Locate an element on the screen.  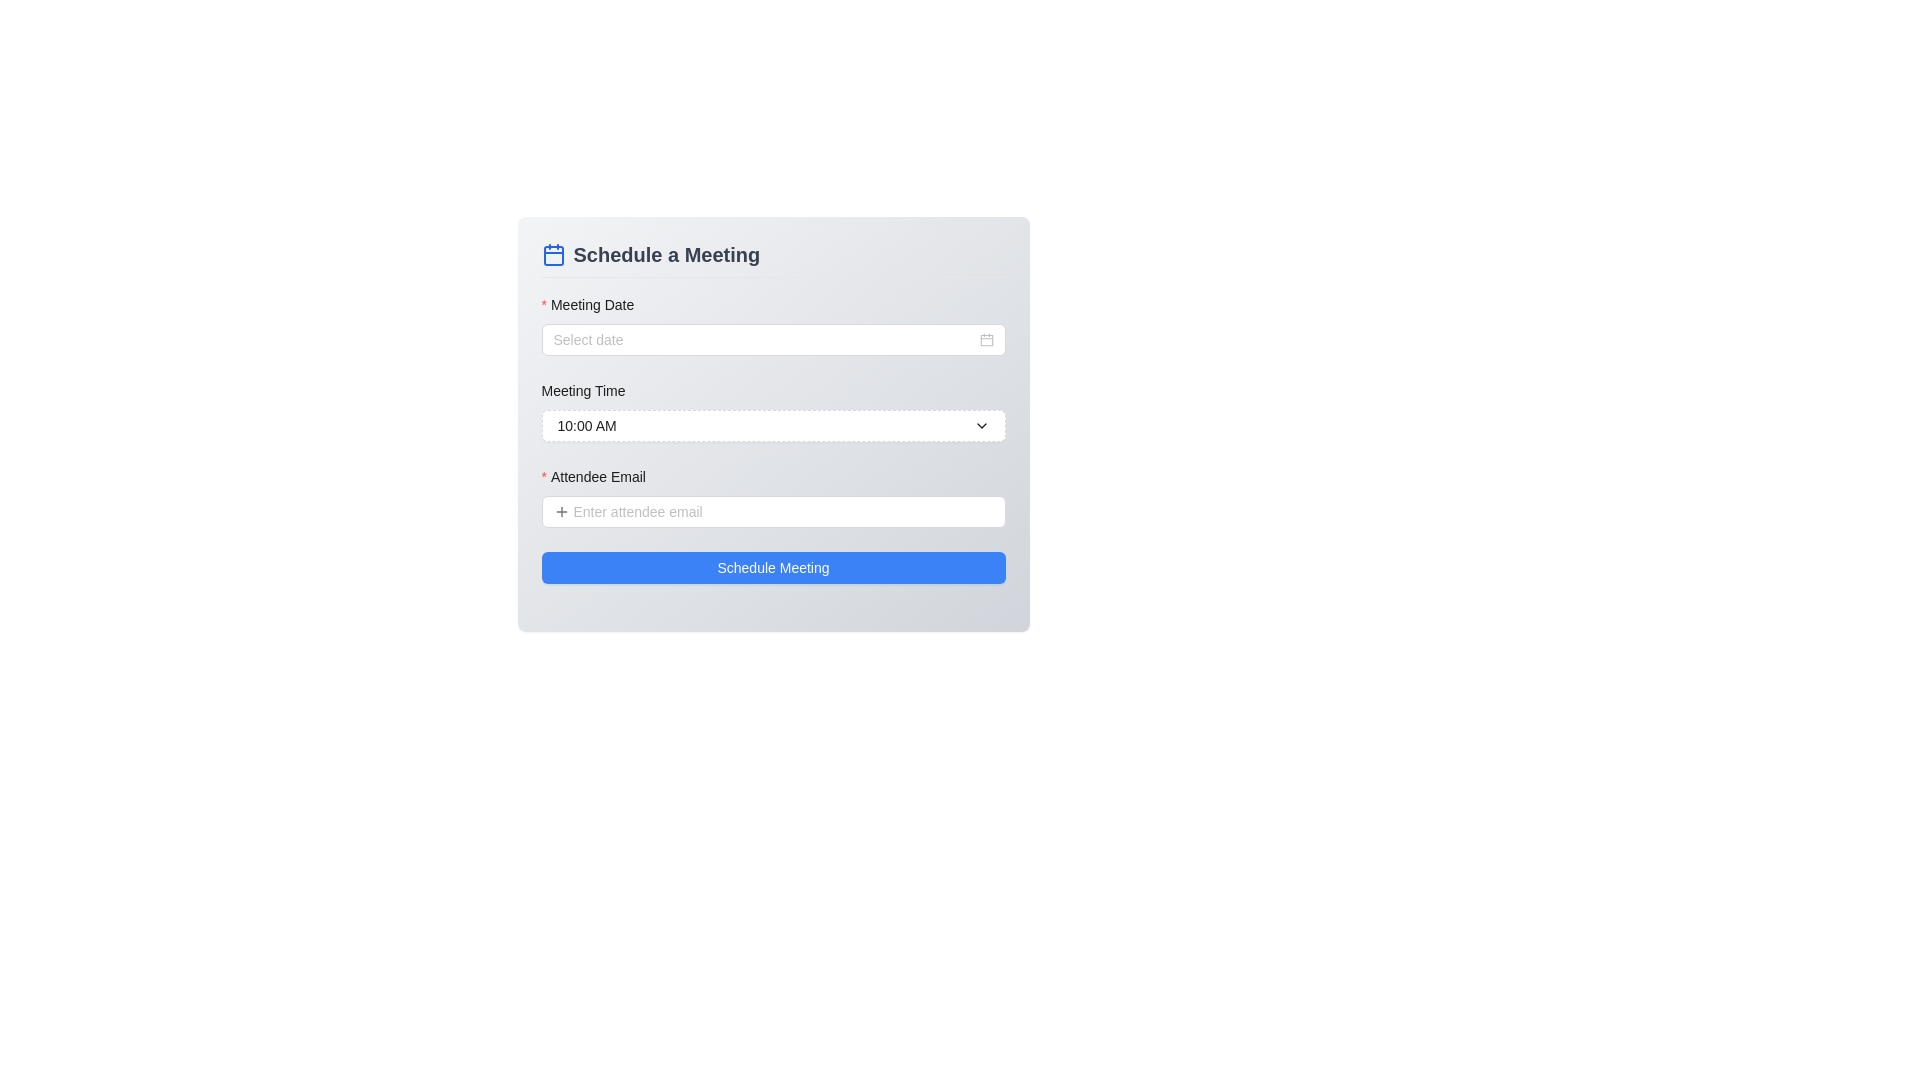
the Dropdown time picker input field, which is the second input field in the 'Schedule a Meeting' form, positioned below the 'Meeting Date' field and above the 'Attendee Email' field, by using the tab key is located at coordinates (772, 410).